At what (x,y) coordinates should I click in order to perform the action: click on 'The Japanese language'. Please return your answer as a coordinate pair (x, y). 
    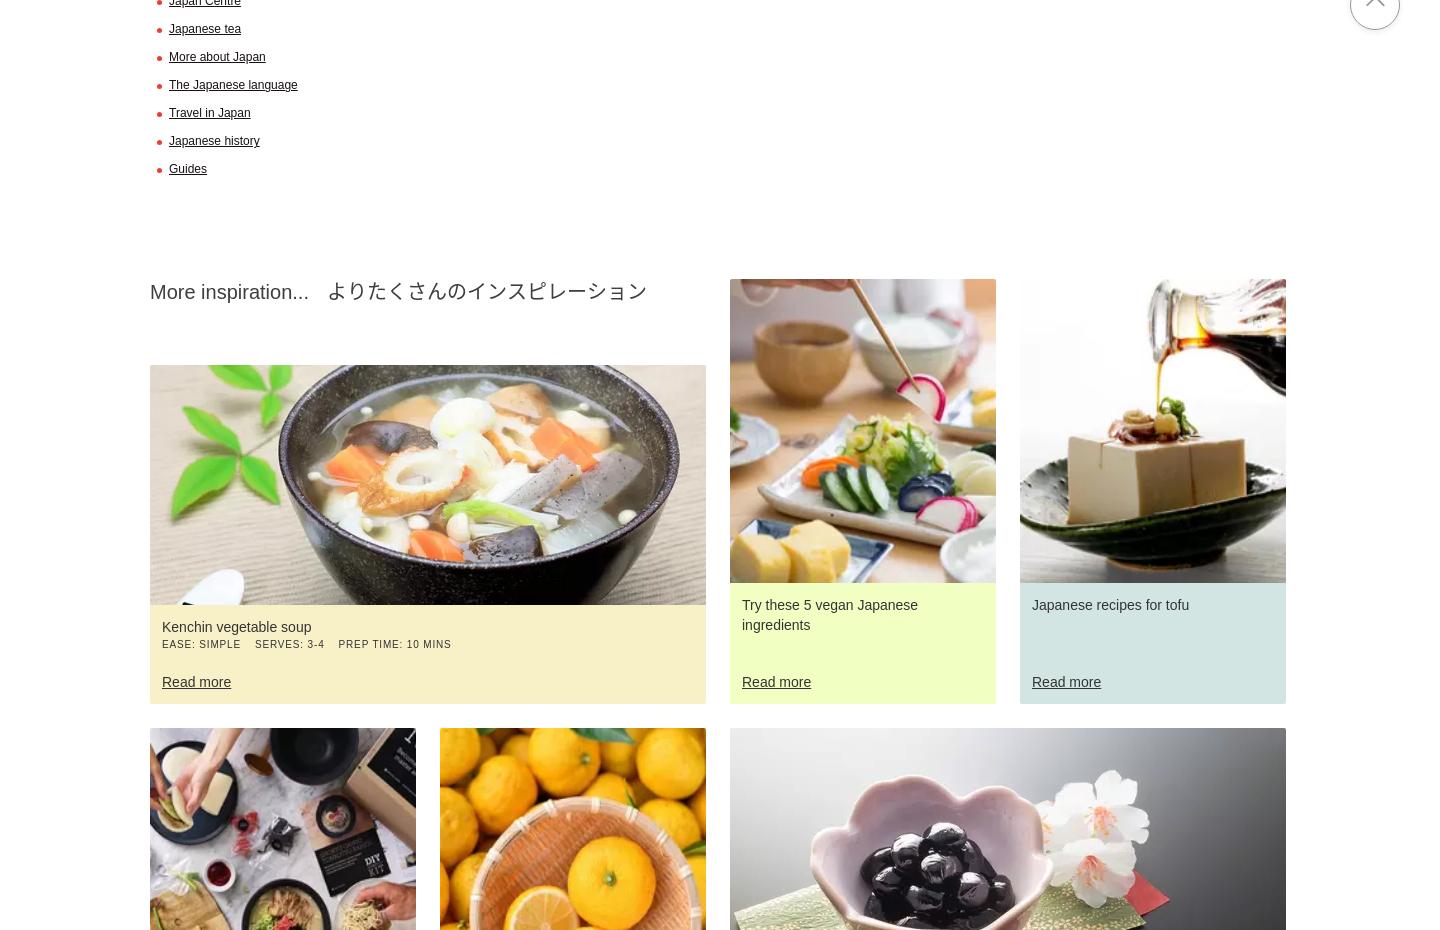
    Looking at the image, I should click on (232, 85).